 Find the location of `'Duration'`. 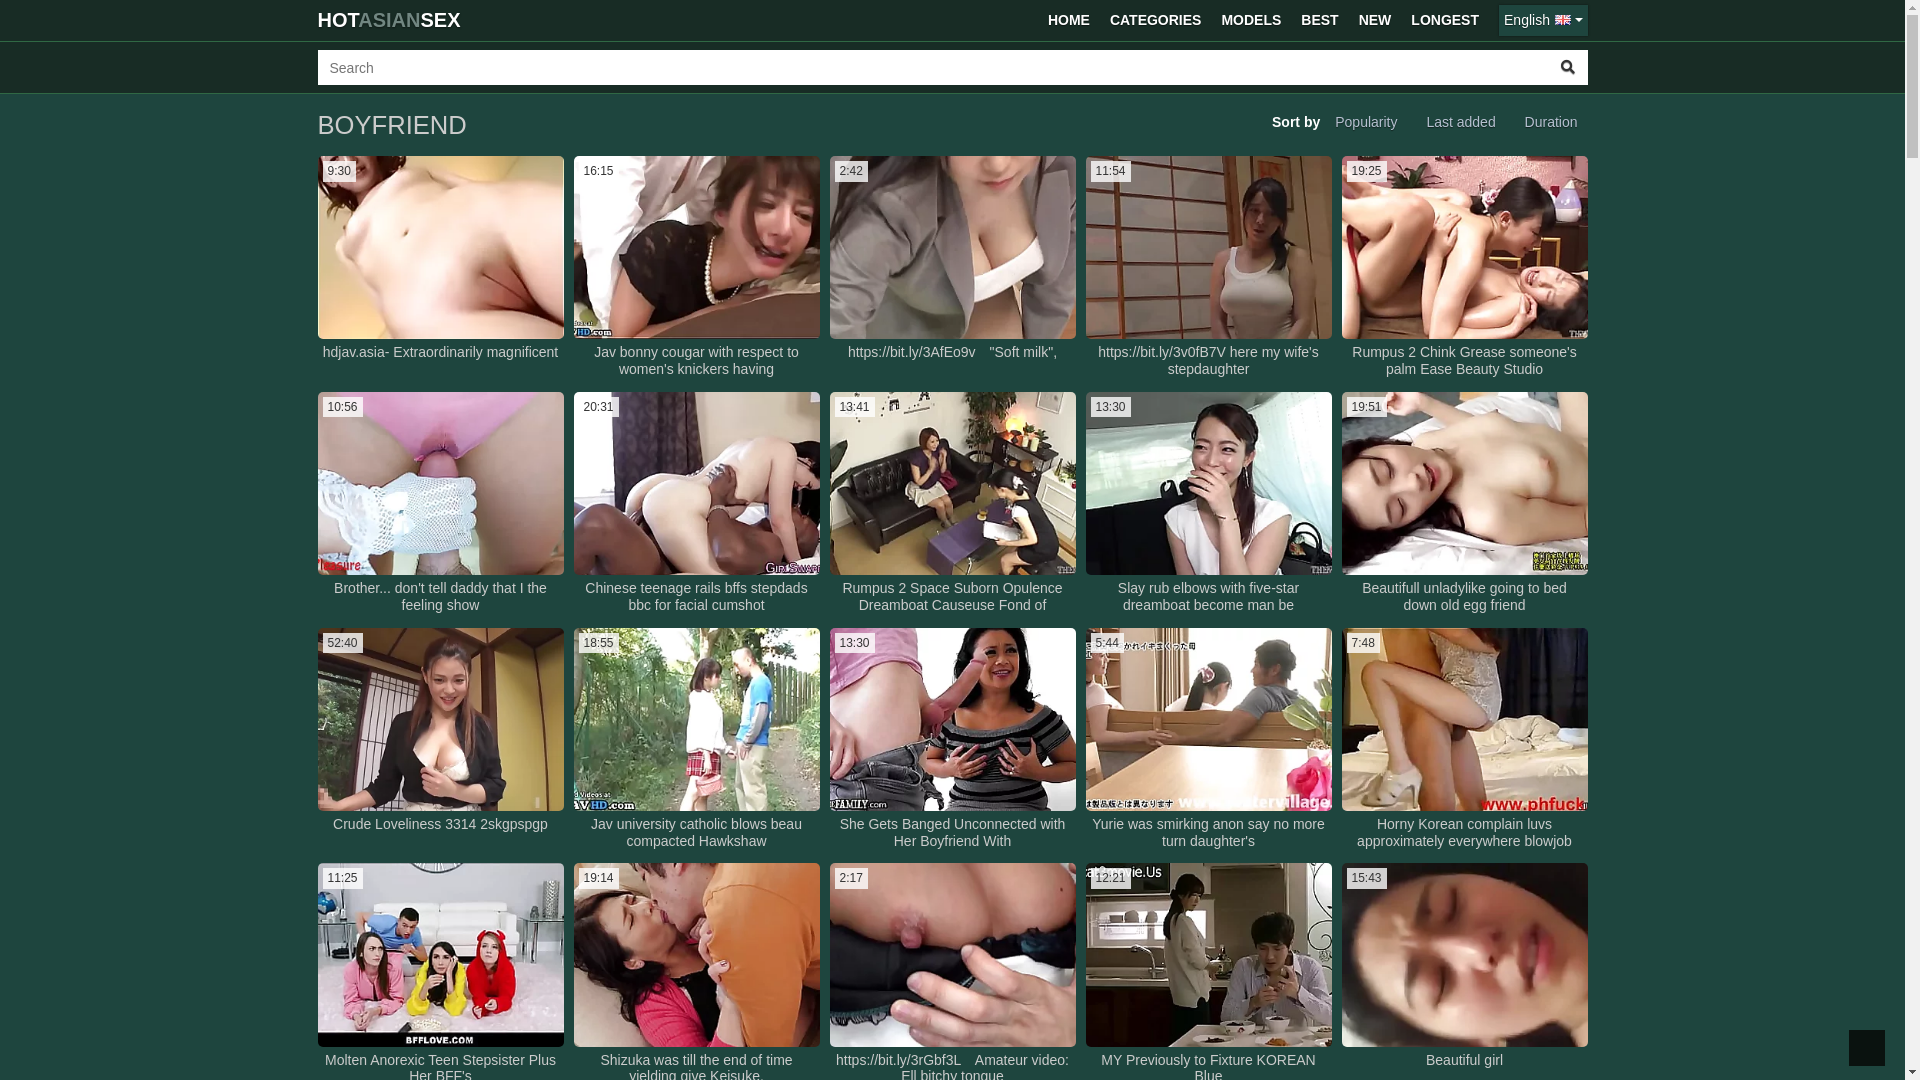

'Duration' is located at coordinates (1550, 122).